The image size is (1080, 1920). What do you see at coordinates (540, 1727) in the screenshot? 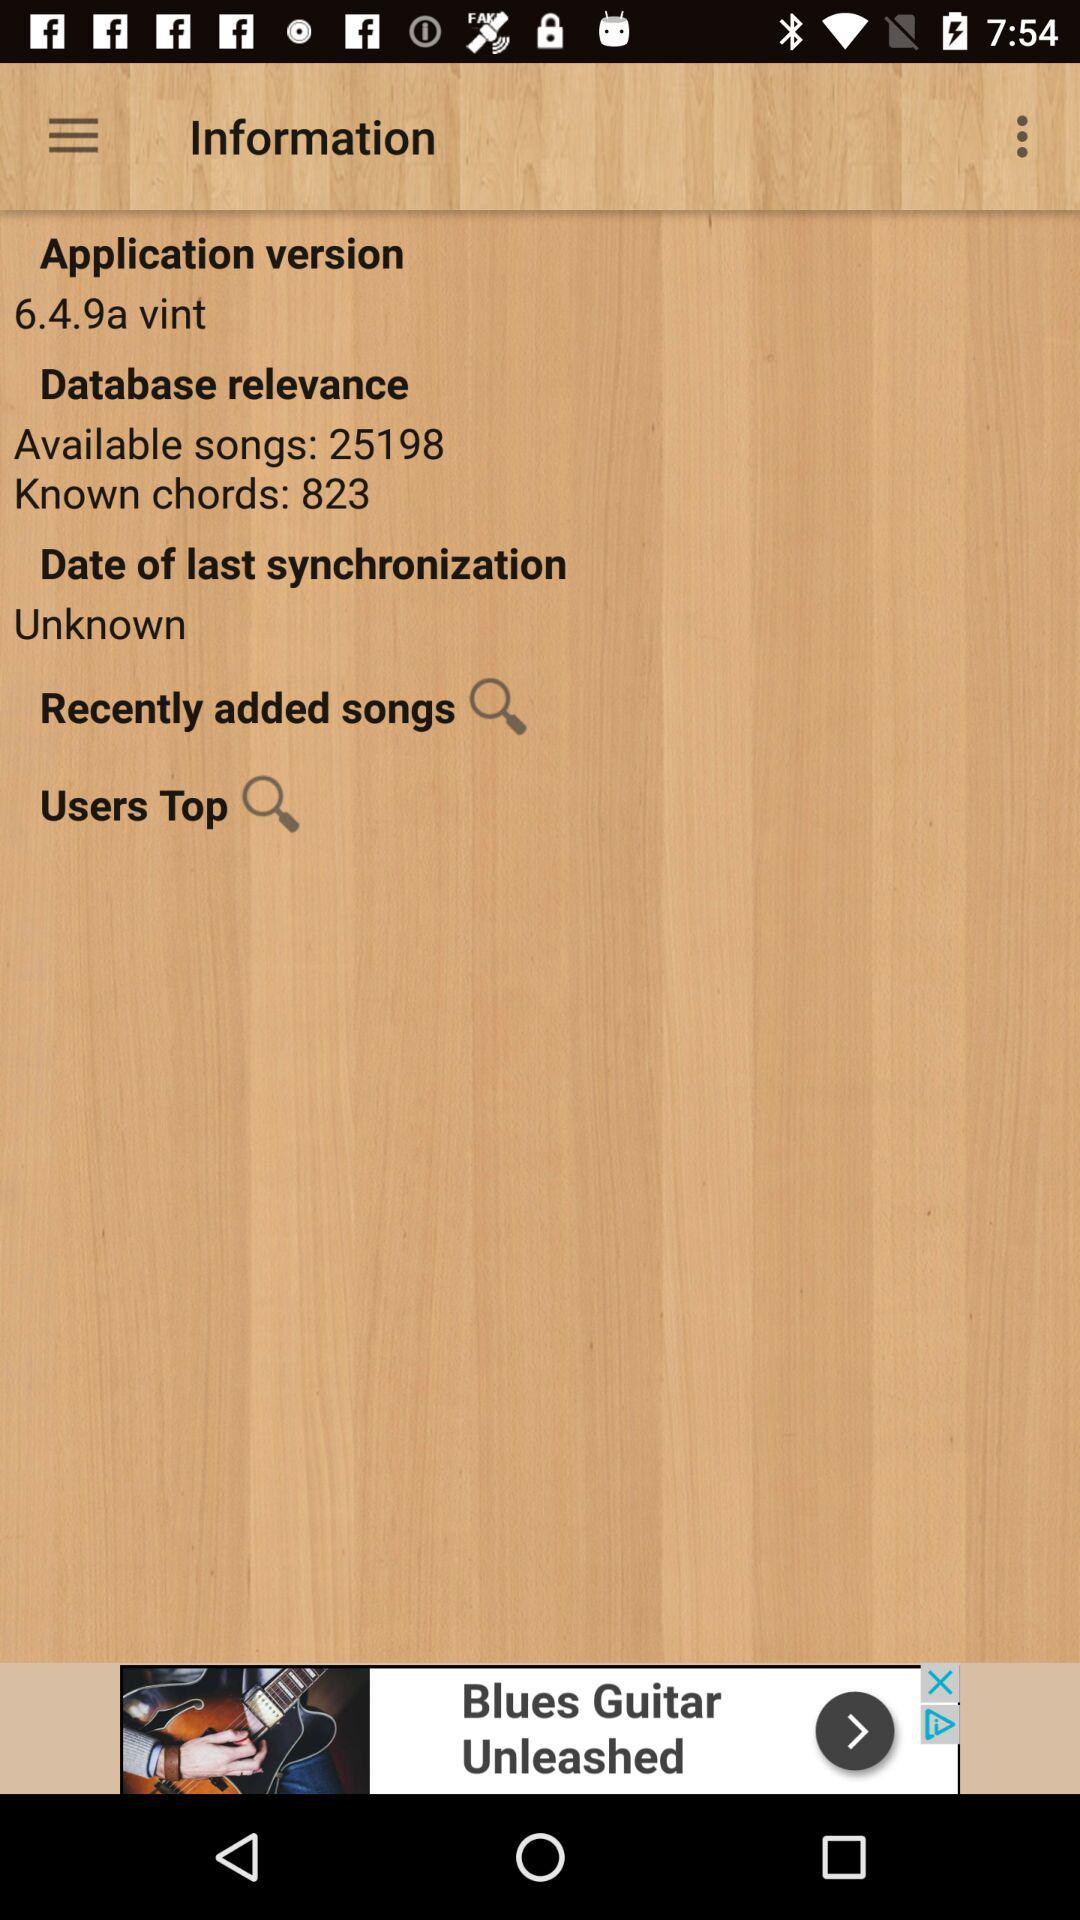
I see `open advertisement` at bounding box center [540, 1727].